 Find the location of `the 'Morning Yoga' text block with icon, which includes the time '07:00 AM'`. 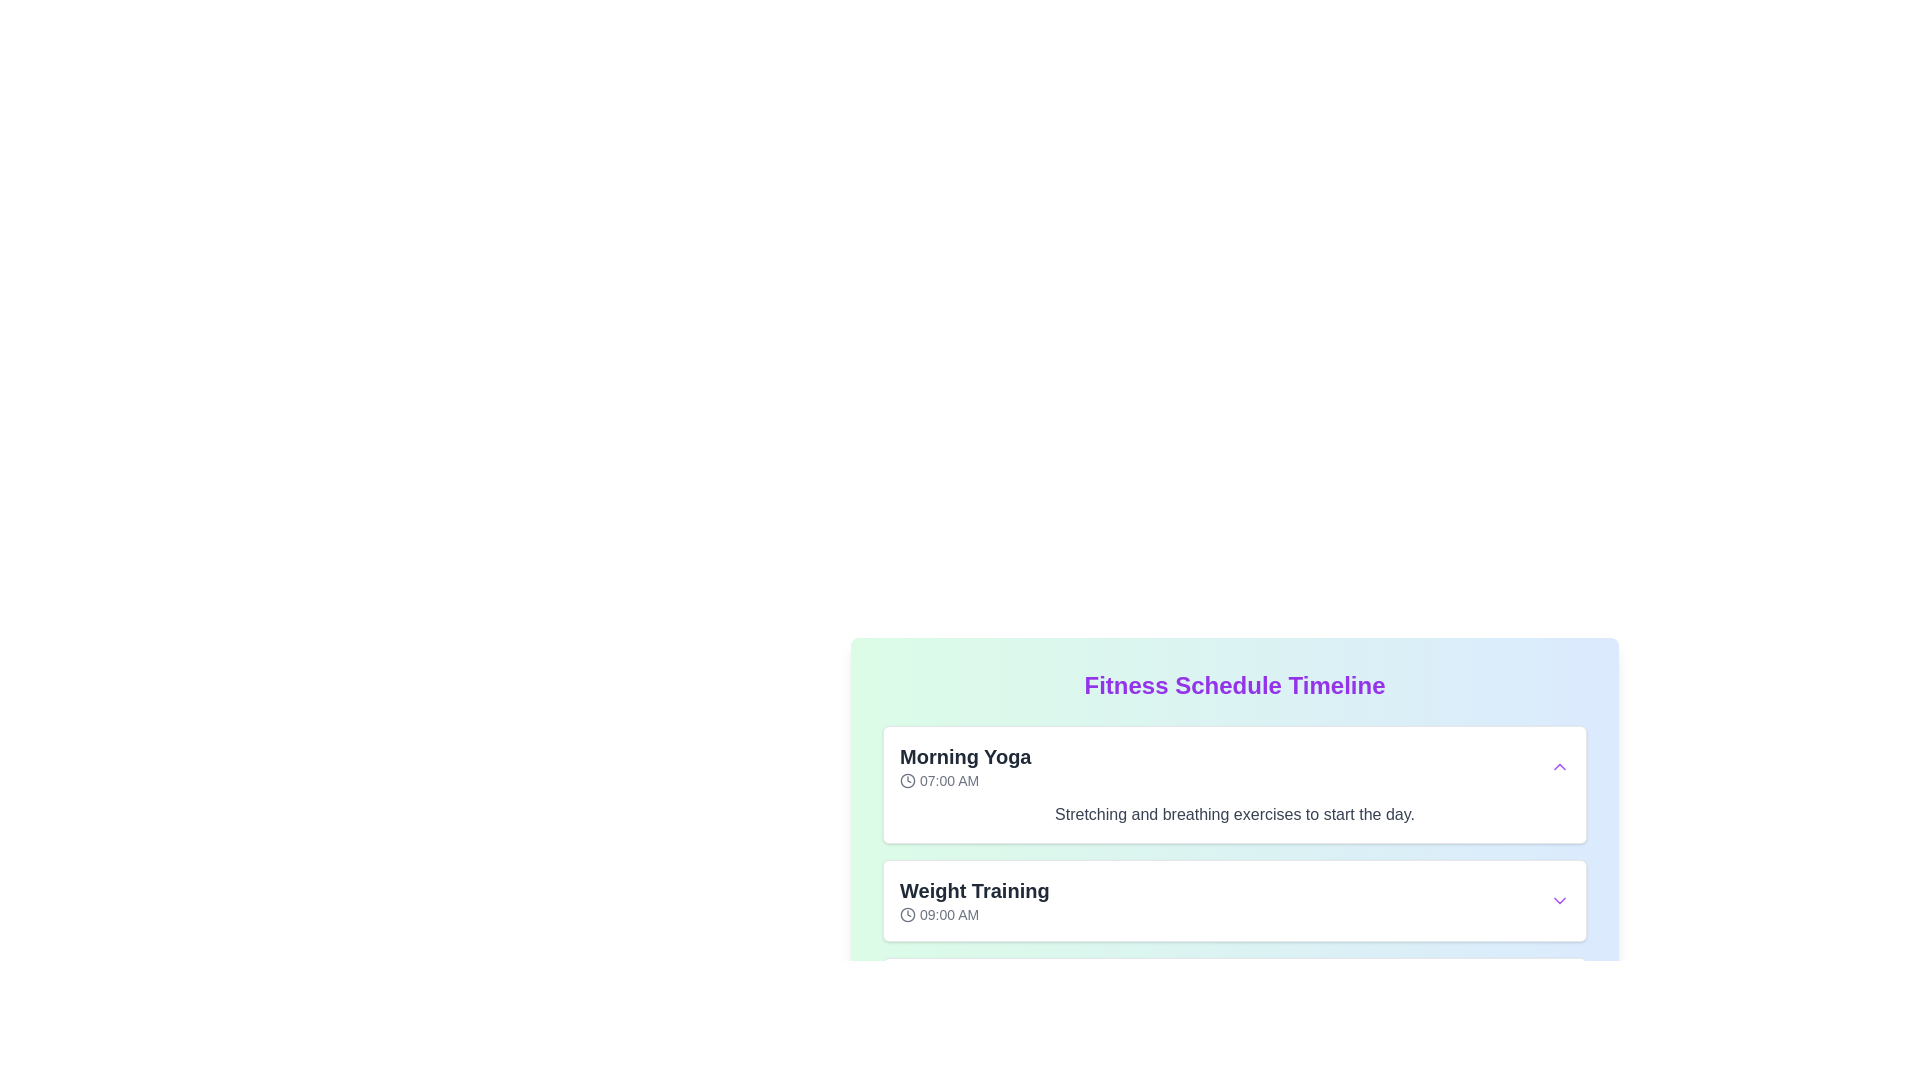

the 'Morning Yoga' text block with icon, which includes the time '07:00 AM' is located at coordinates (965, 766).